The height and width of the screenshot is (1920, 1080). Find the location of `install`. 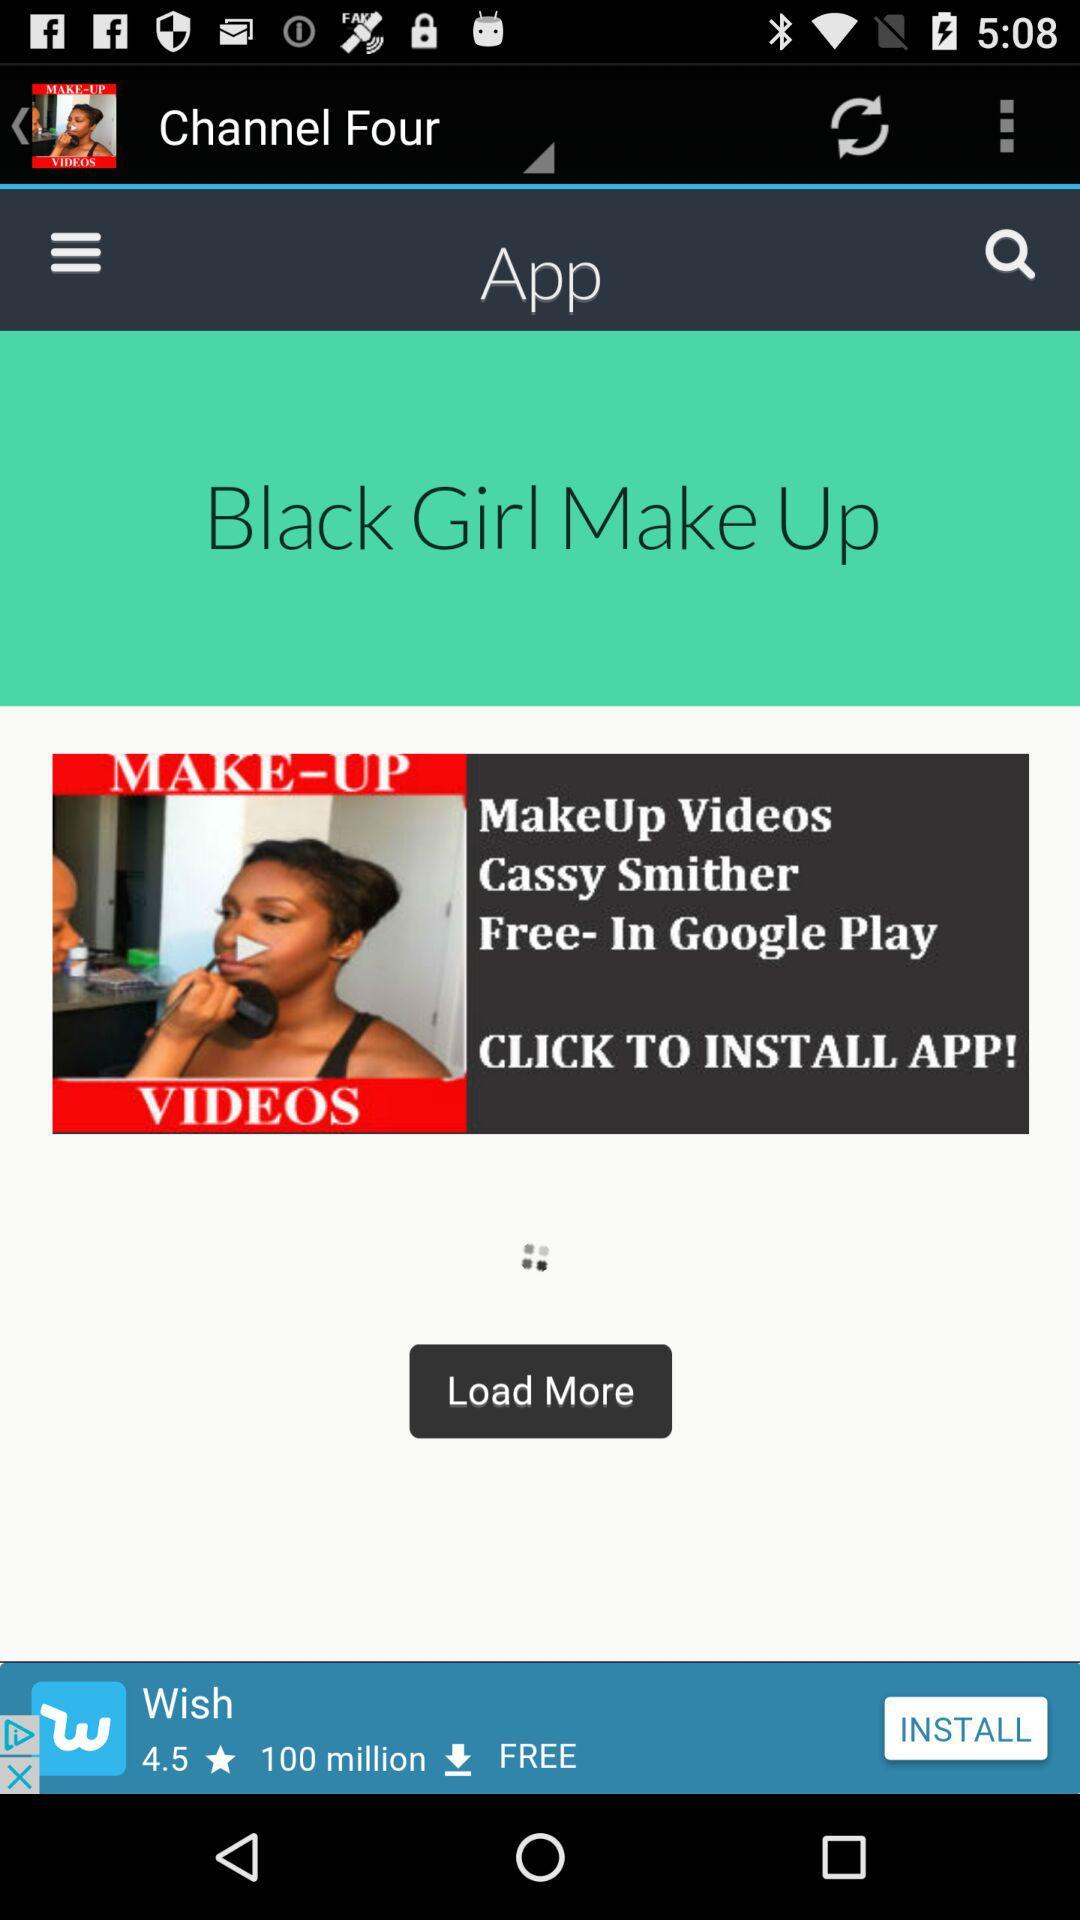

install is located at coordinates (540, 1727).